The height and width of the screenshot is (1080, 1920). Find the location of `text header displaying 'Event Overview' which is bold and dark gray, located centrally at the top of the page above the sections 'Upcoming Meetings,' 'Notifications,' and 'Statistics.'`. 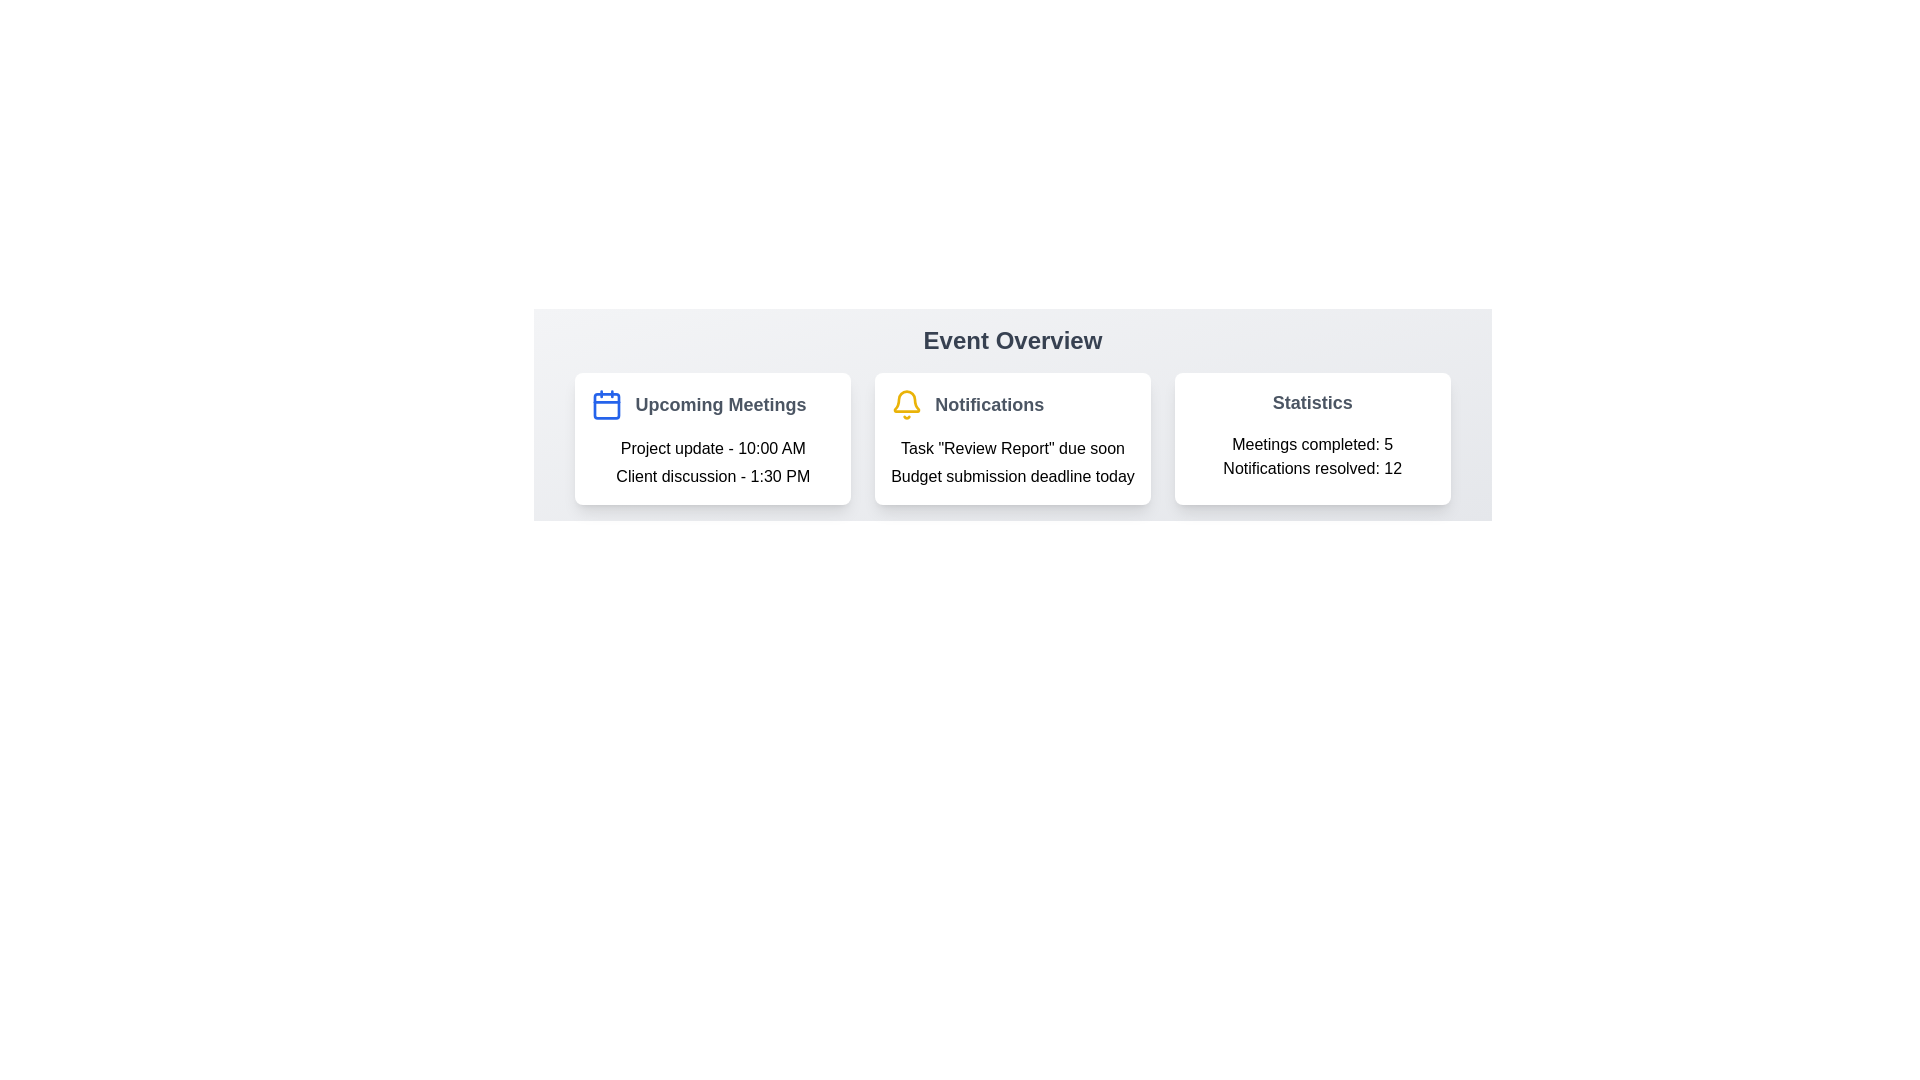

text header displaying 'Event Overview' which is bold and dark gray, located centrally at the top of the page above the sections 'Upcoming Meetings,' 'Notifications,' and 'Statistics.' is located at coordinates (1012, 339).